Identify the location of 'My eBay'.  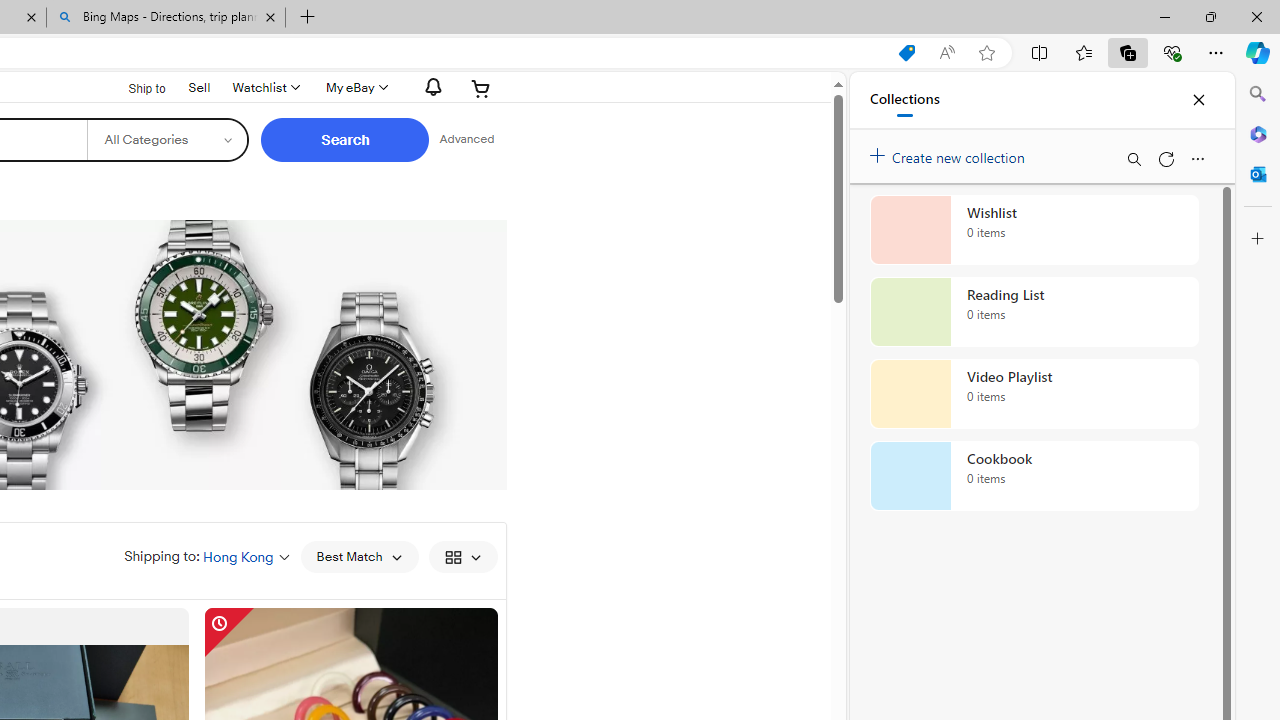
(355, 87).